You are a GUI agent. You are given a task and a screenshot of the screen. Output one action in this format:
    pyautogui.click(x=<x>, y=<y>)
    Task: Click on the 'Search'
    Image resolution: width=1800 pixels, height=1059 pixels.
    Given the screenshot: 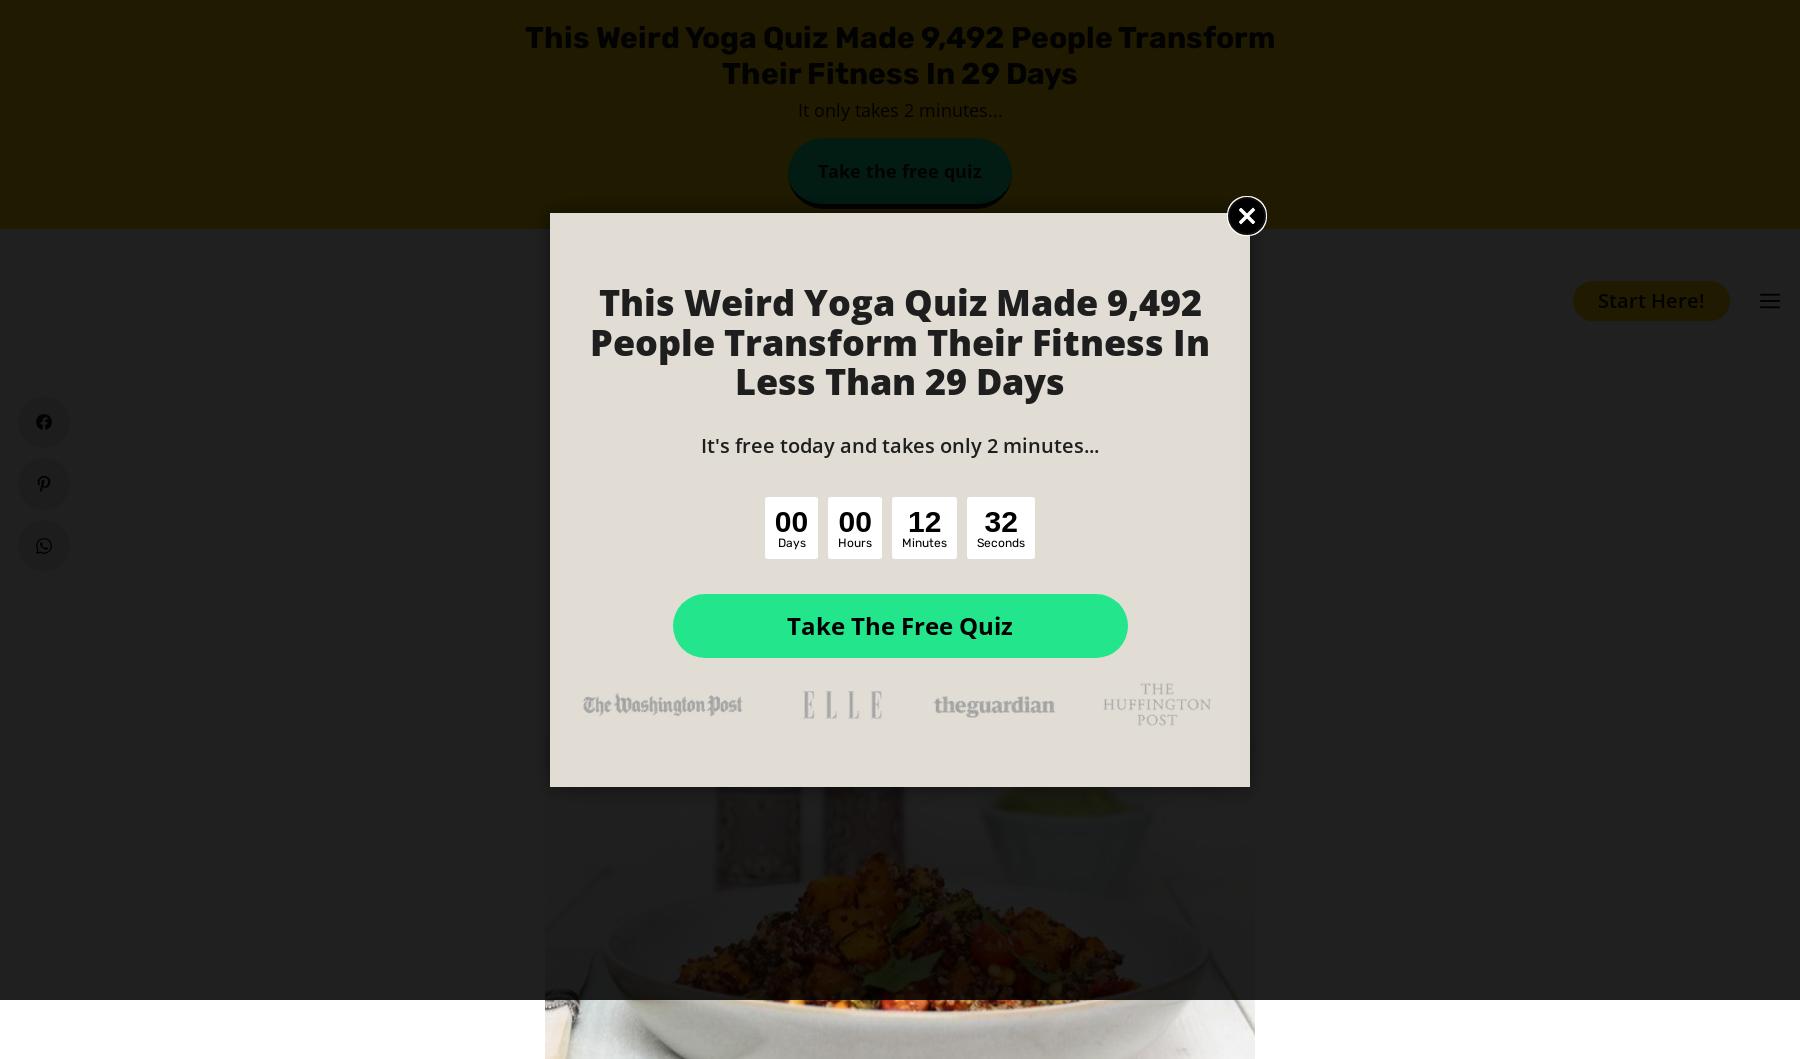 What is the action you would take?
    pyautogui.click(x=975, y=128)
    